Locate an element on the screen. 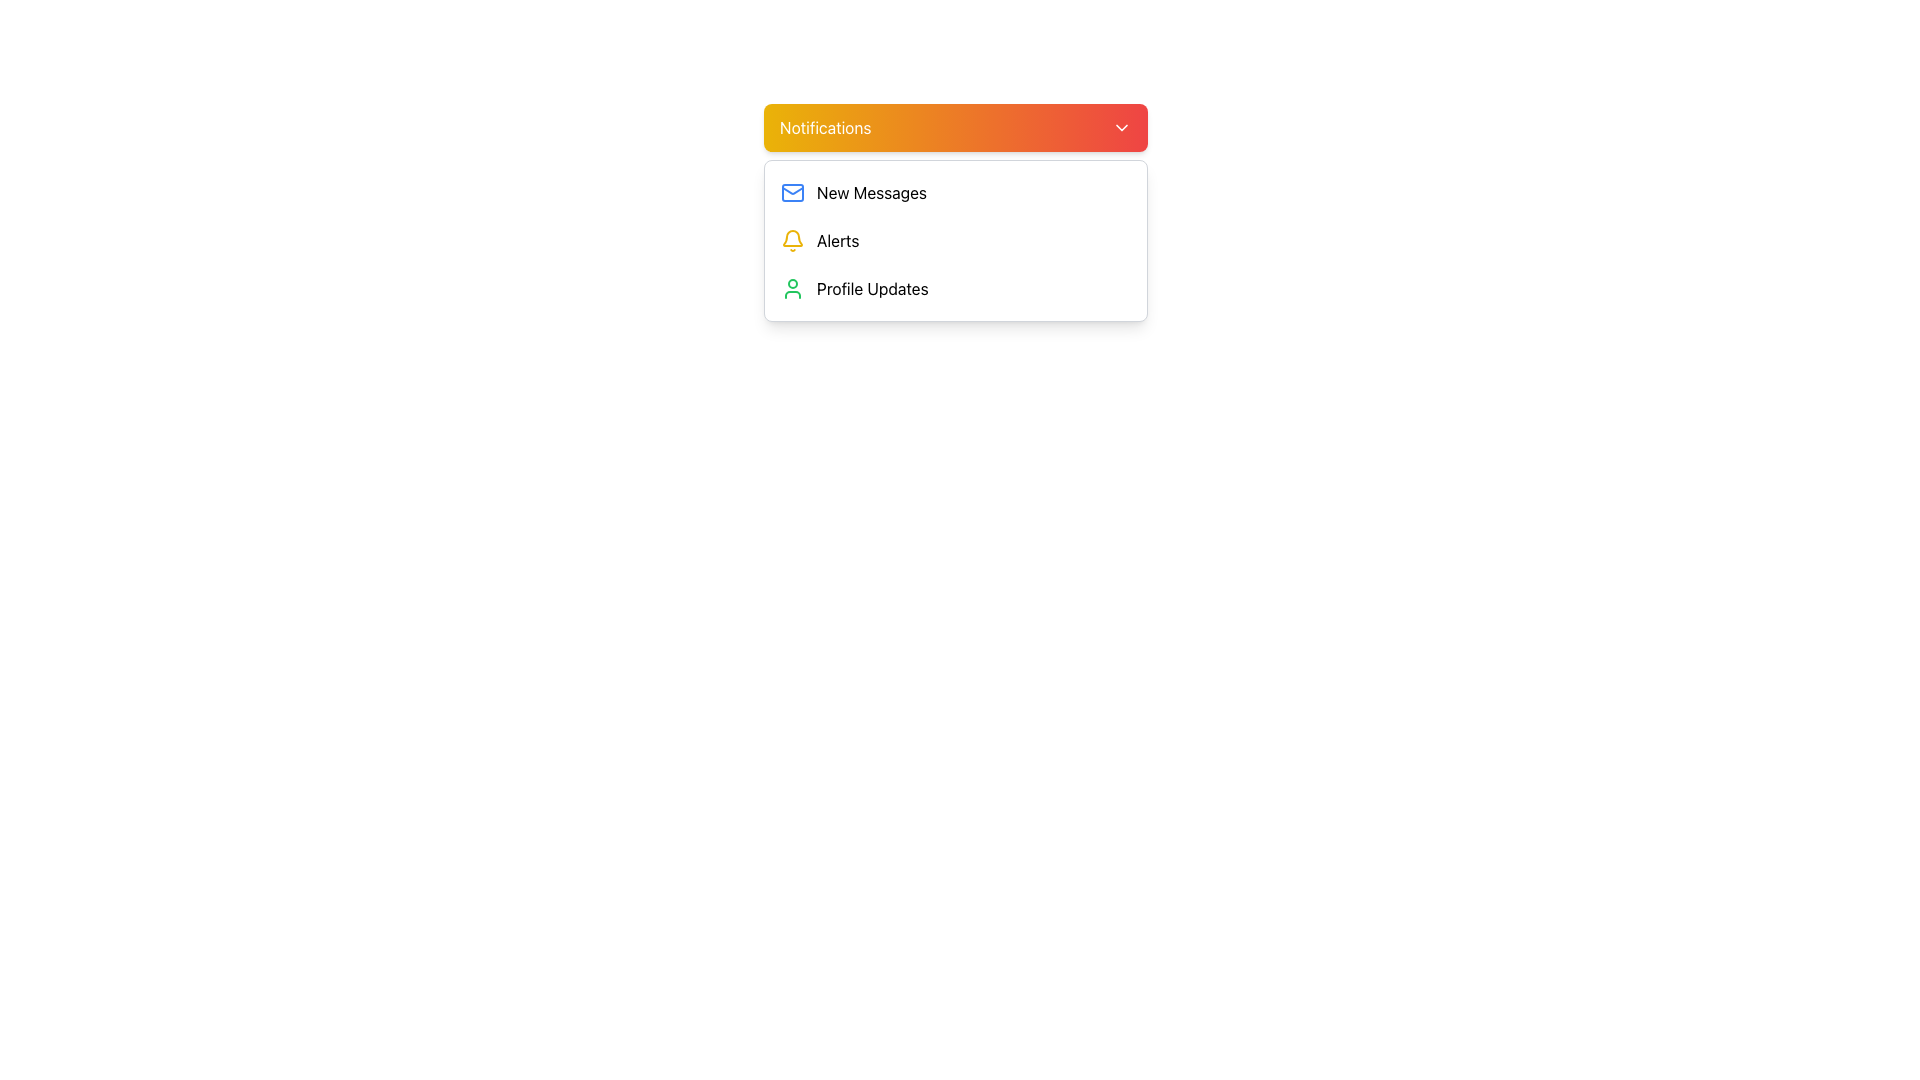 This screenshot has height=1080, width=1920. the button that activates the dropdown menu, located at the top of the dropdown interface is located at coordinates (954, 127).